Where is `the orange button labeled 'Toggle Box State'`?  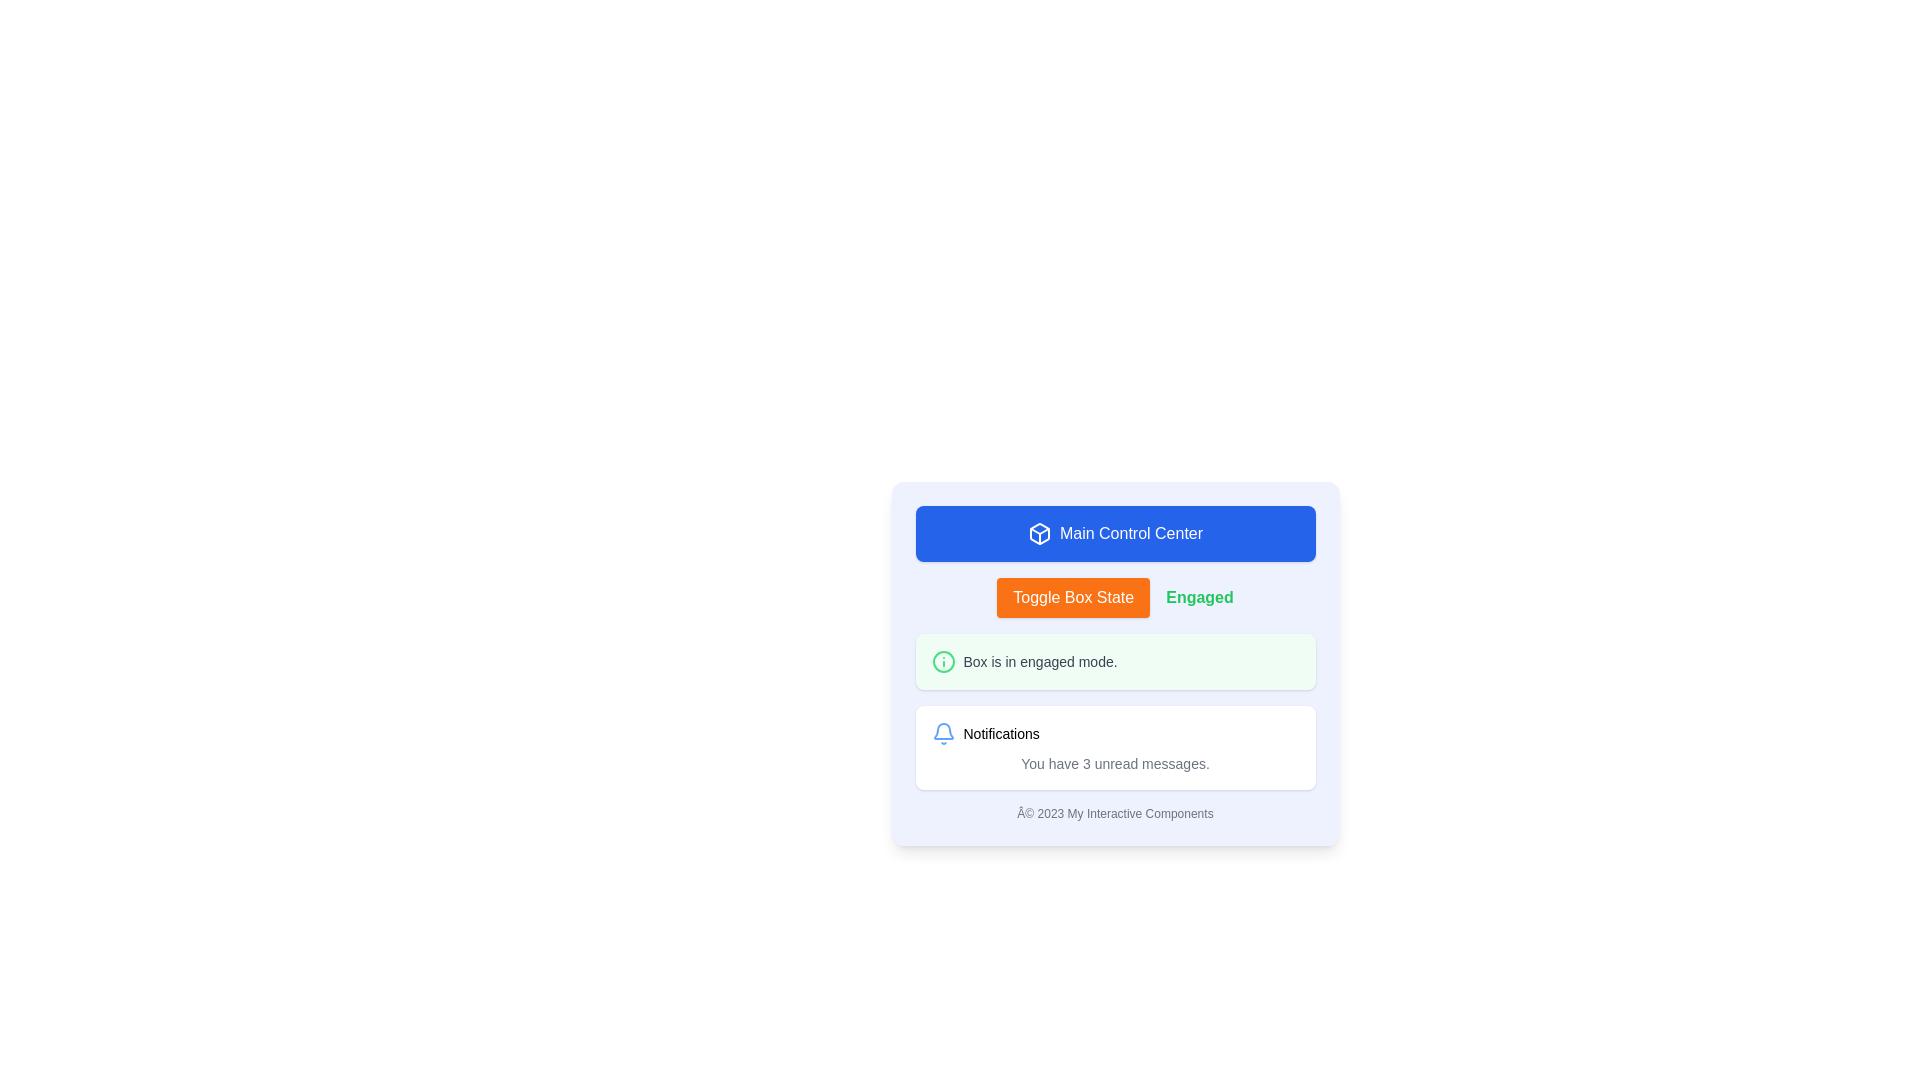
the orange button labeled 'Toggle Box State' is located at coordinates (1114, 596).